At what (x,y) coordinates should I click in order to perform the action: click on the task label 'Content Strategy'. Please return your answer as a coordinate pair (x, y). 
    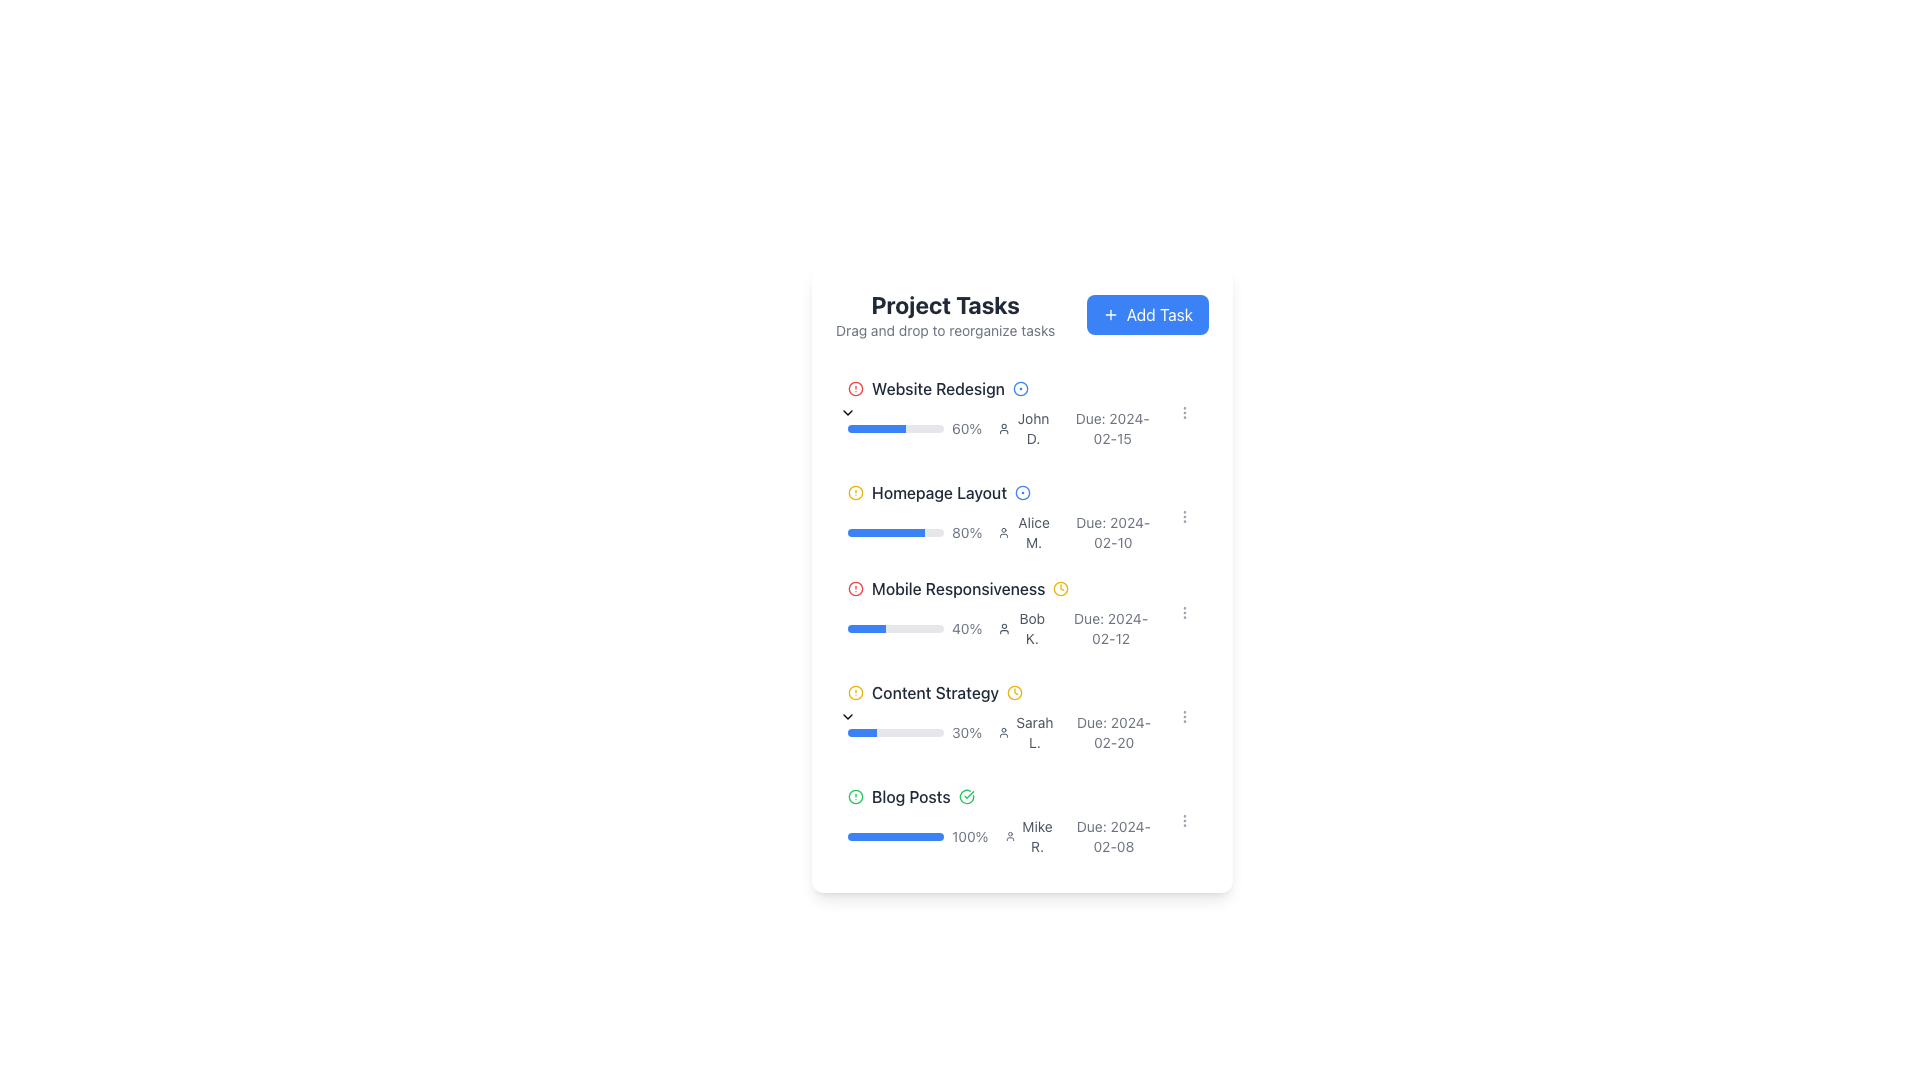
    Looking at the image, I should click on (1002, 692).